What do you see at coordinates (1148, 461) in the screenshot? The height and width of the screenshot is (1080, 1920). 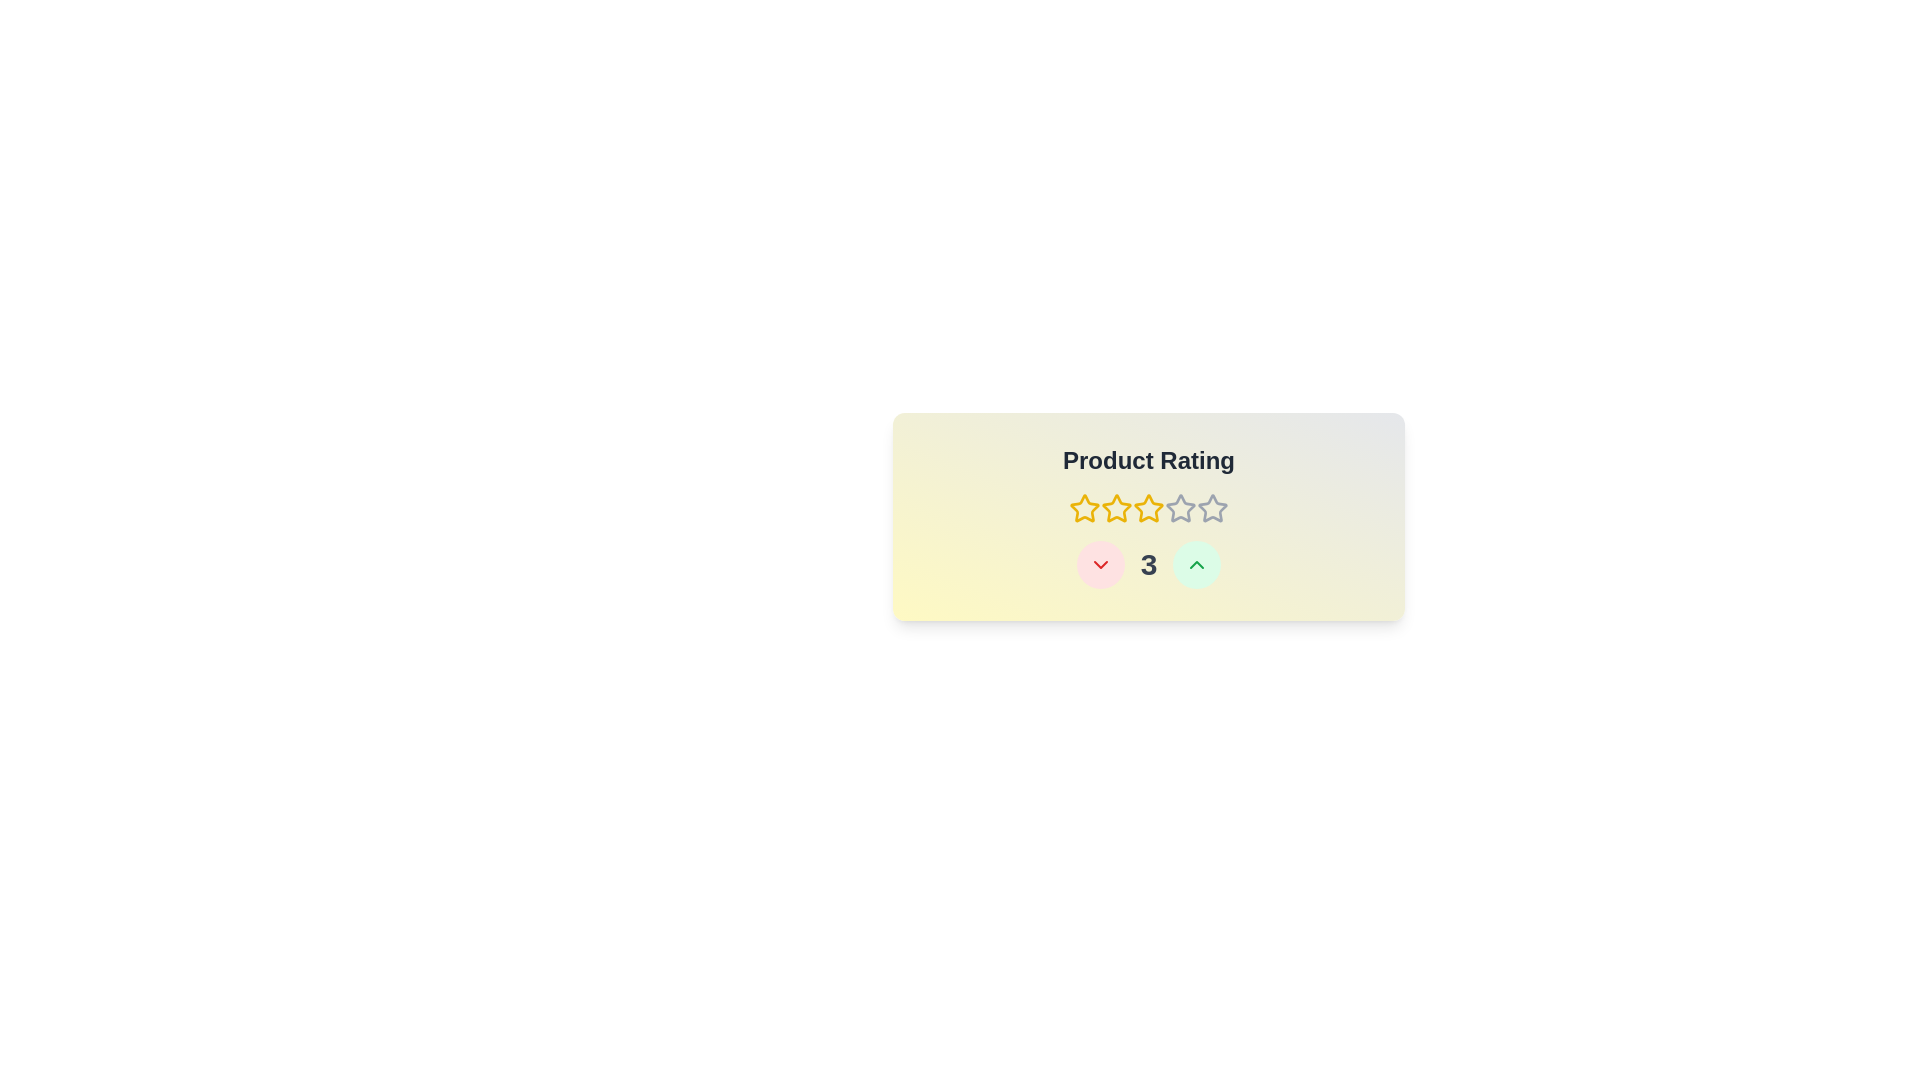 I see `the Text Display that serves as the header for the 'Product Rating' section, positioned at the top of a rounded, gradient-filled box` at bounding box center [1148, 461].